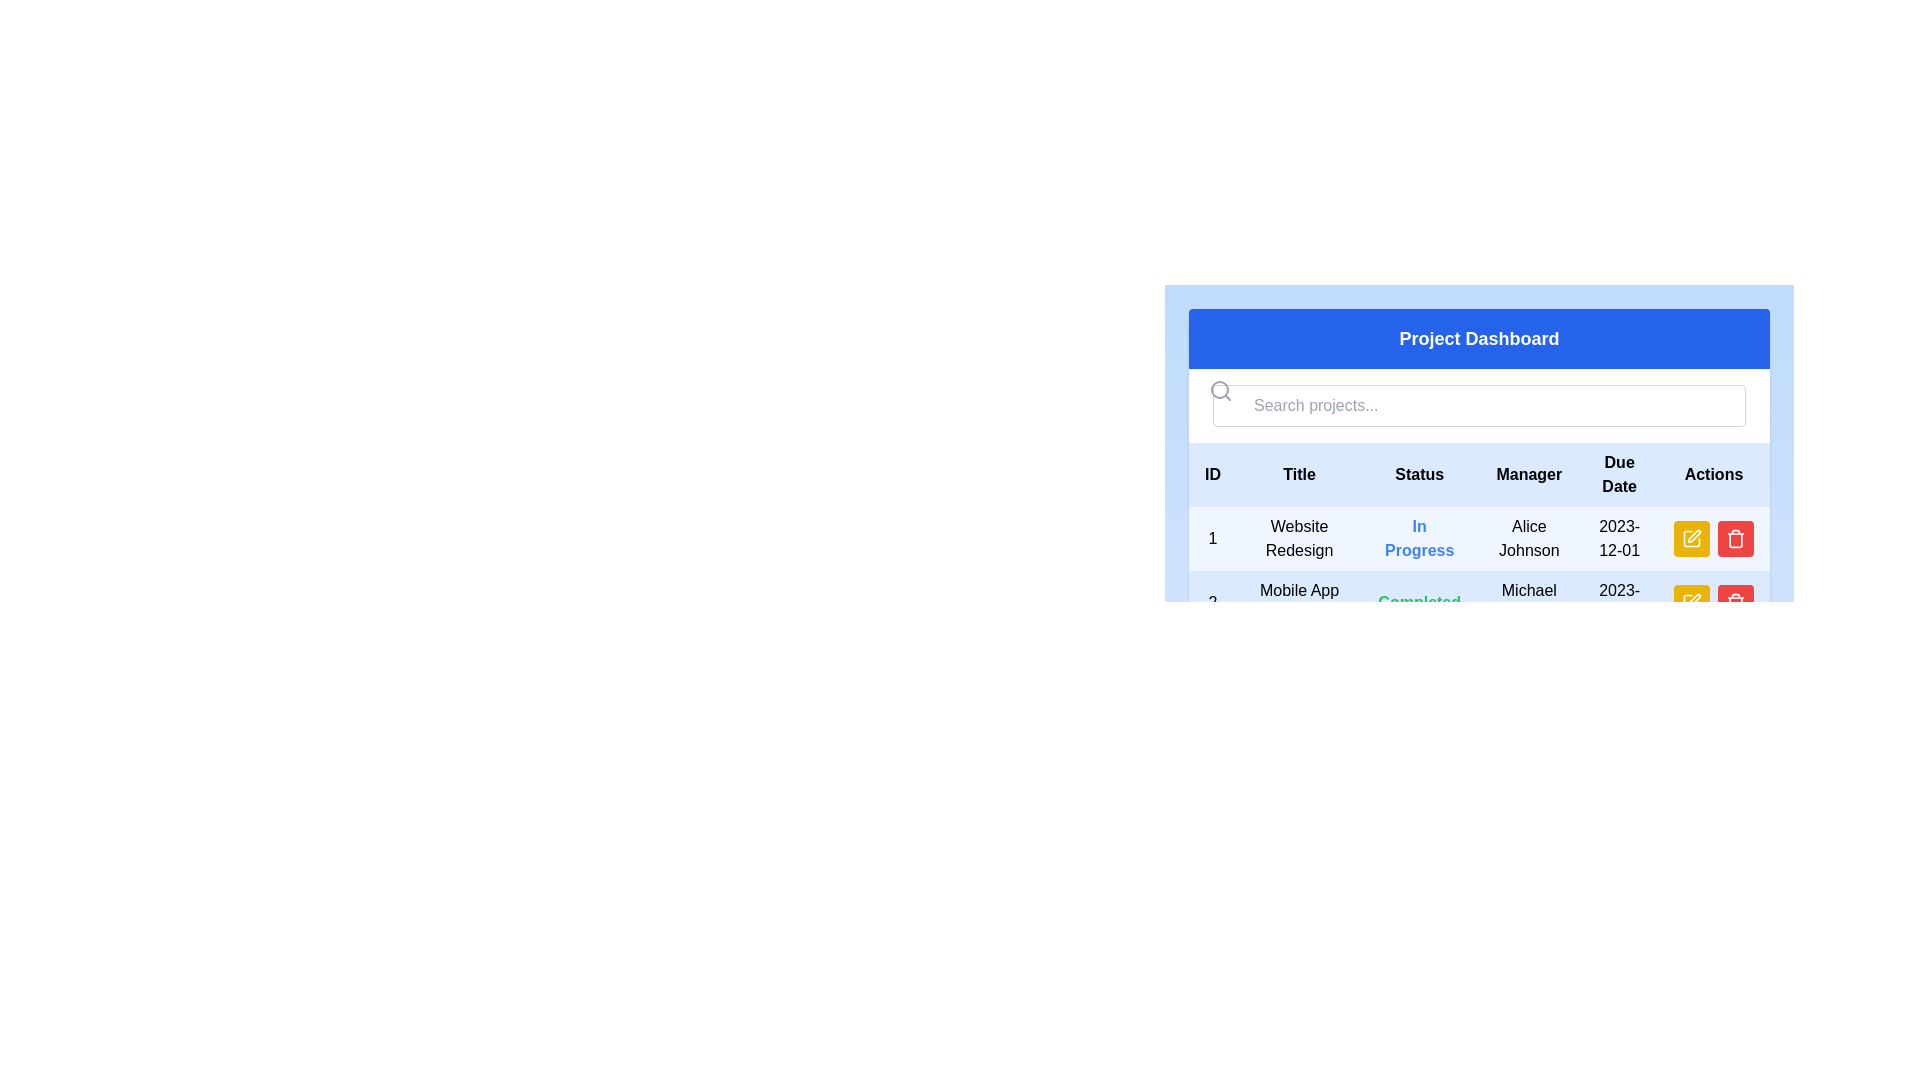 This screenshot has height=1080, width=1920. I want to click on the 'Status' text label which is the third column heading in a table with six headers, displayed in bold black font against a light blue background, so click(1418, 474).